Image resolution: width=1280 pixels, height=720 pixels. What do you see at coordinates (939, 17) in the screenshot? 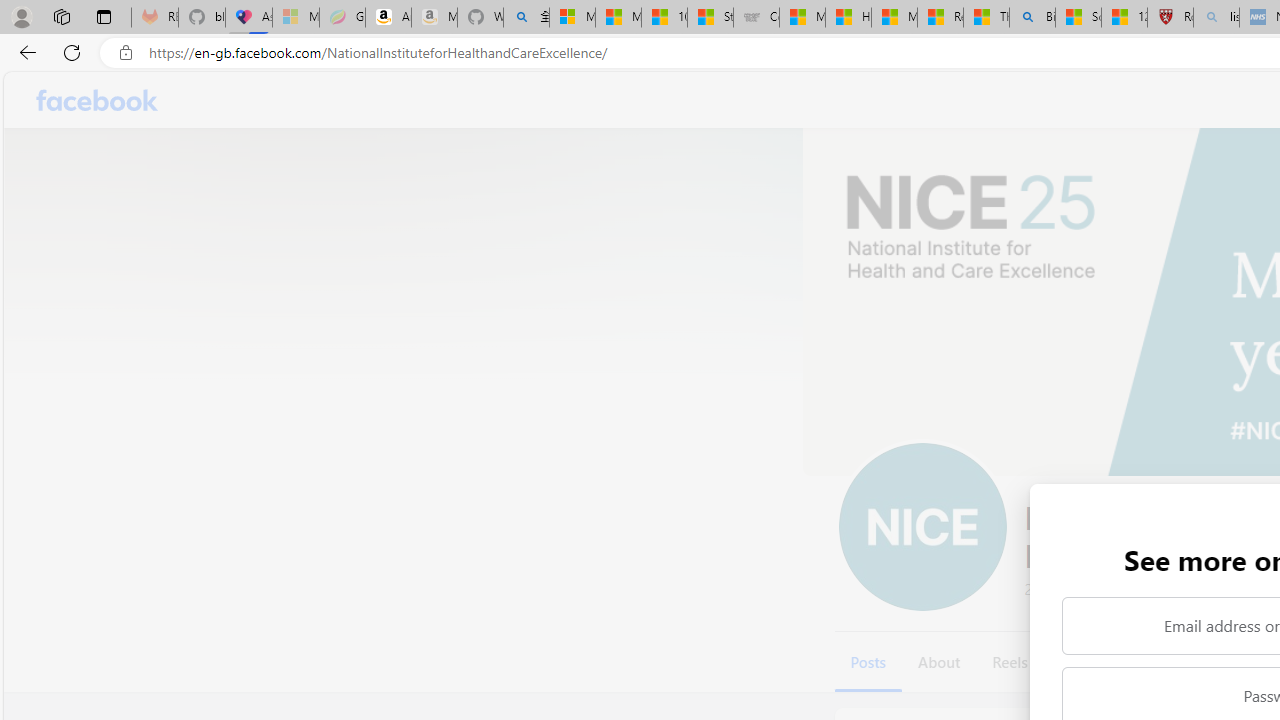
I see `'Recipes - MSN'` at bounding box center [939, 17].